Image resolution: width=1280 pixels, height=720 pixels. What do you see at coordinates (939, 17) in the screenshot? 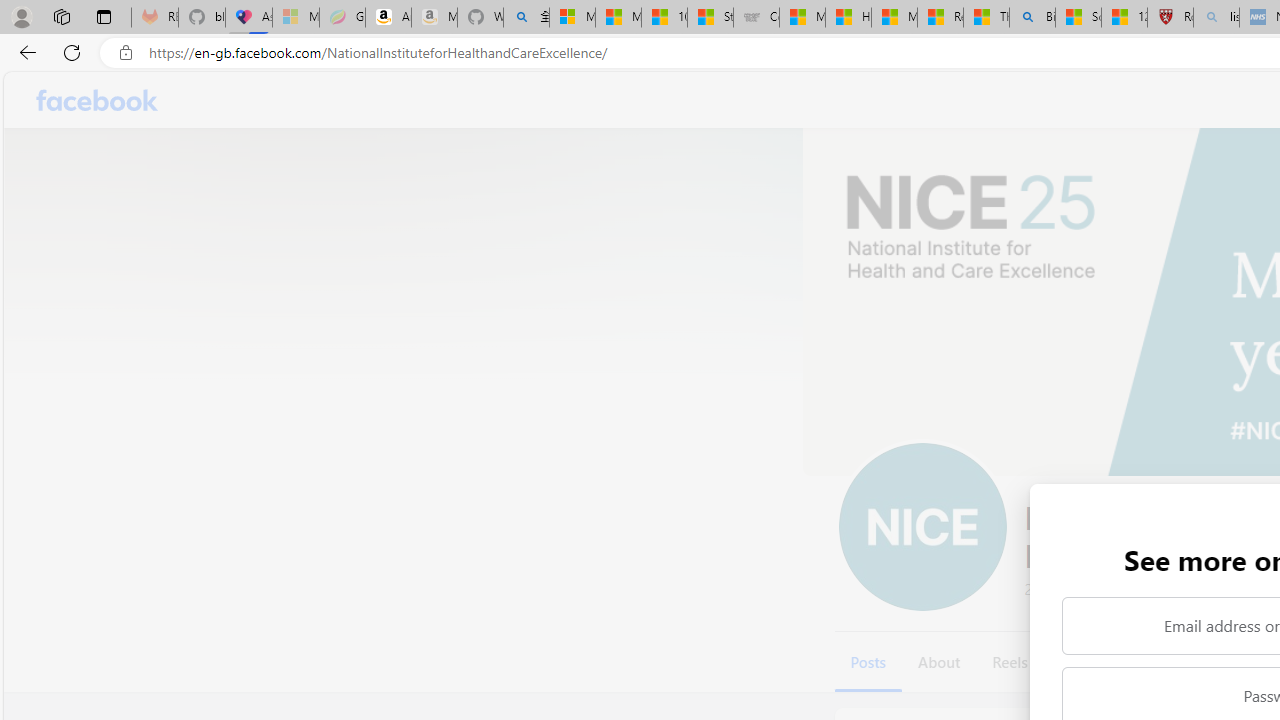
I see `'Recipes - MSN'` at bounding box center [939, 17].